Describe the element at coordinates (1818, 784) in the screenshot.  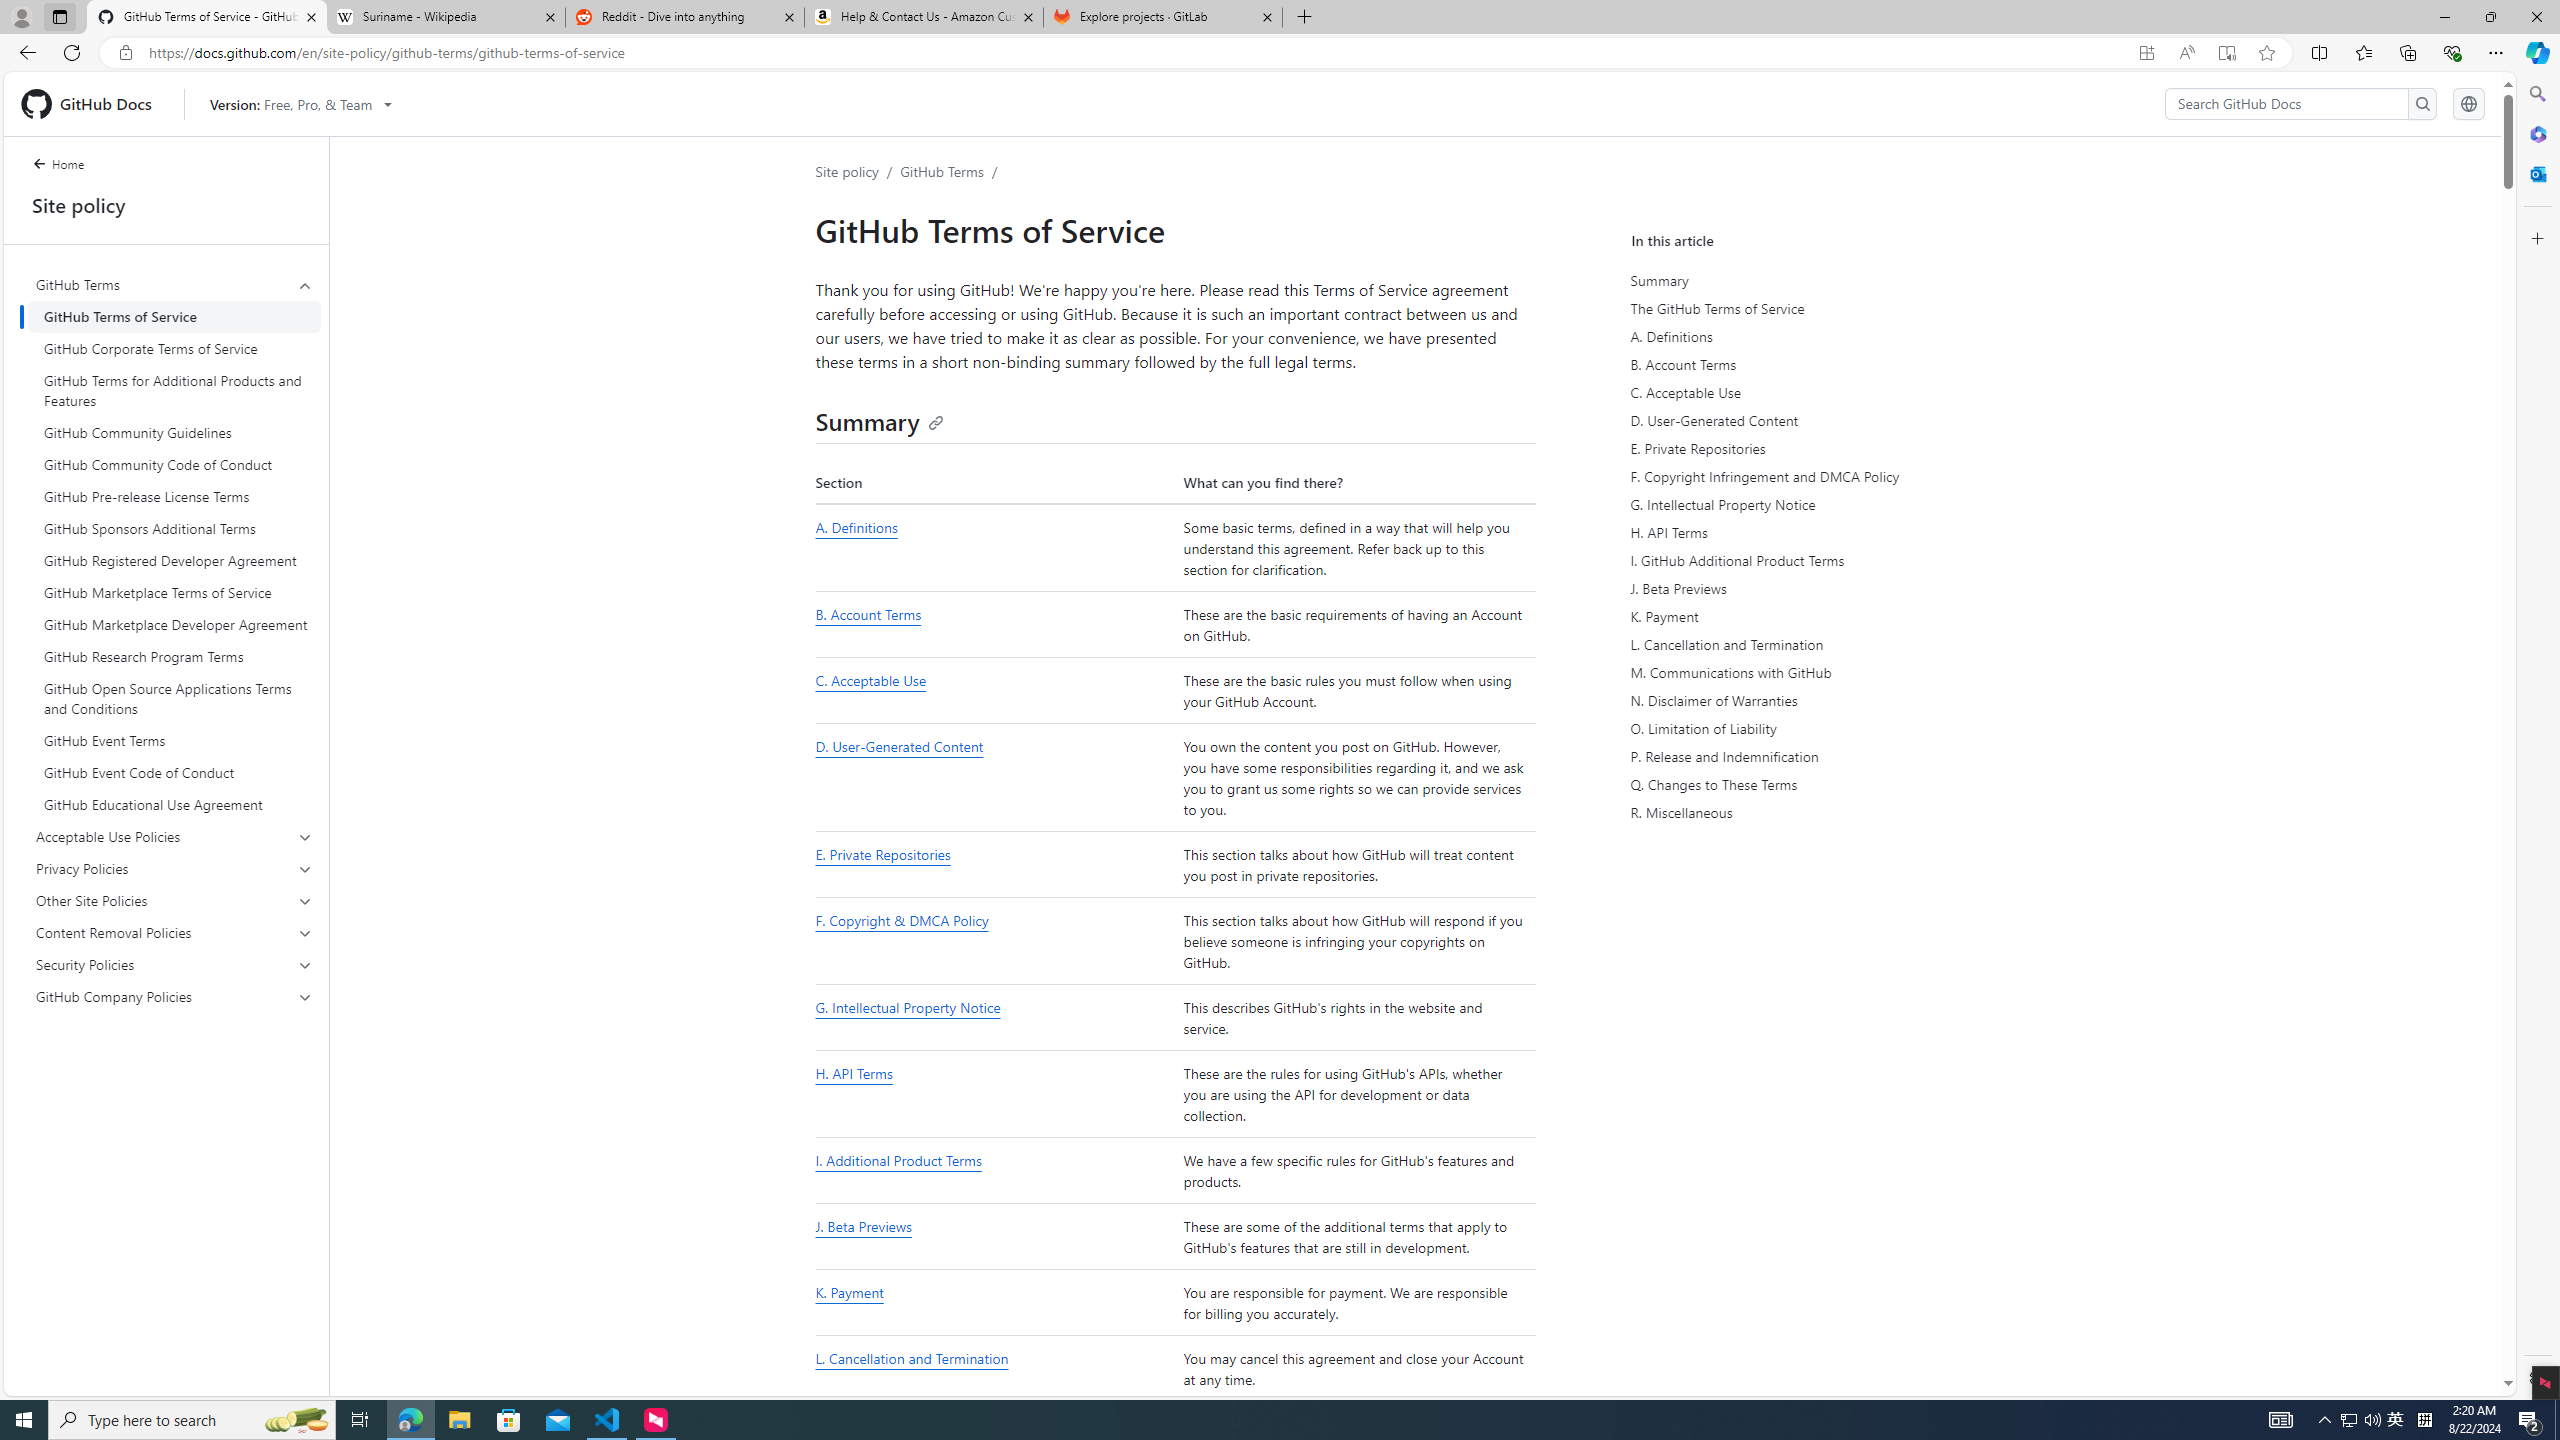
I see `'Q. Changes to These Terms'` at that location.